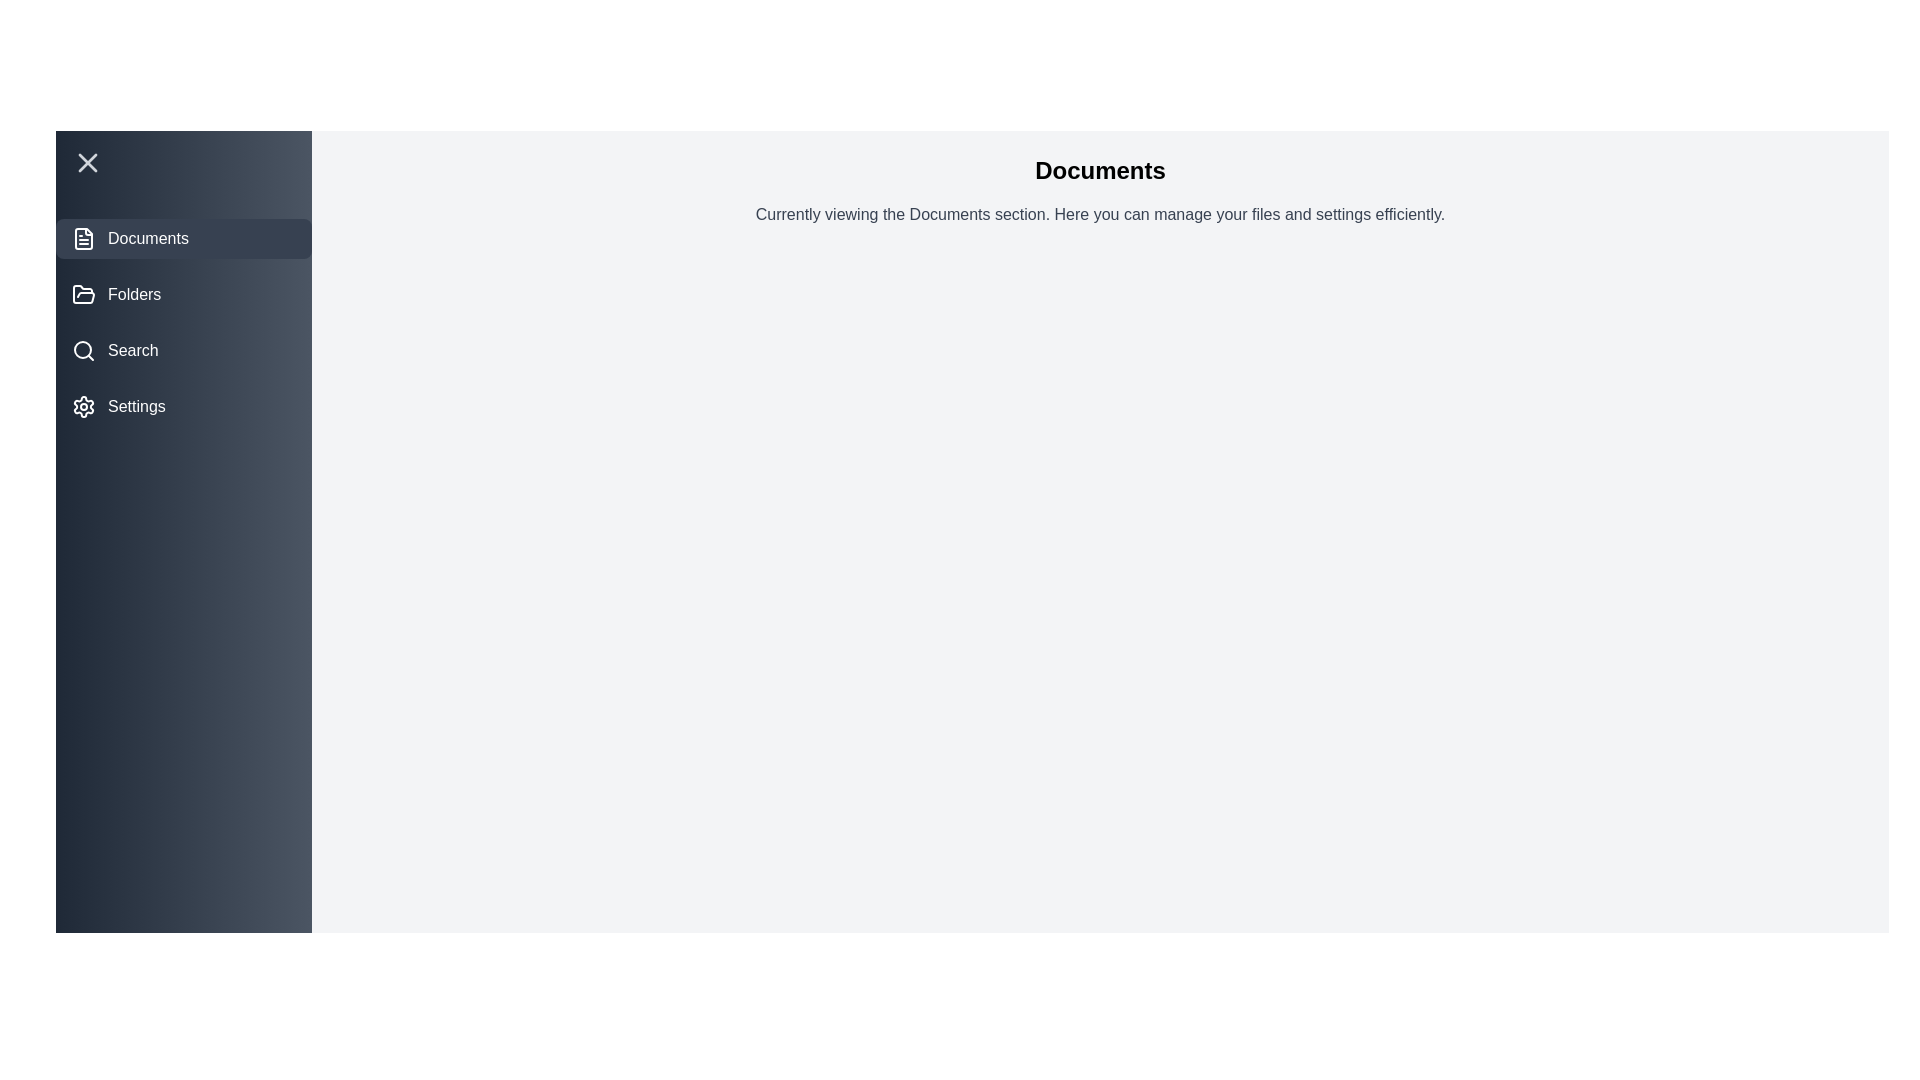 Image resolution: width=1920 pixels, height=1080 pixels. Describe the element at coordinates (183, 161) in the screenshot. I see `toggle button at the top left corner of the drawer to toggle its state` at that location.